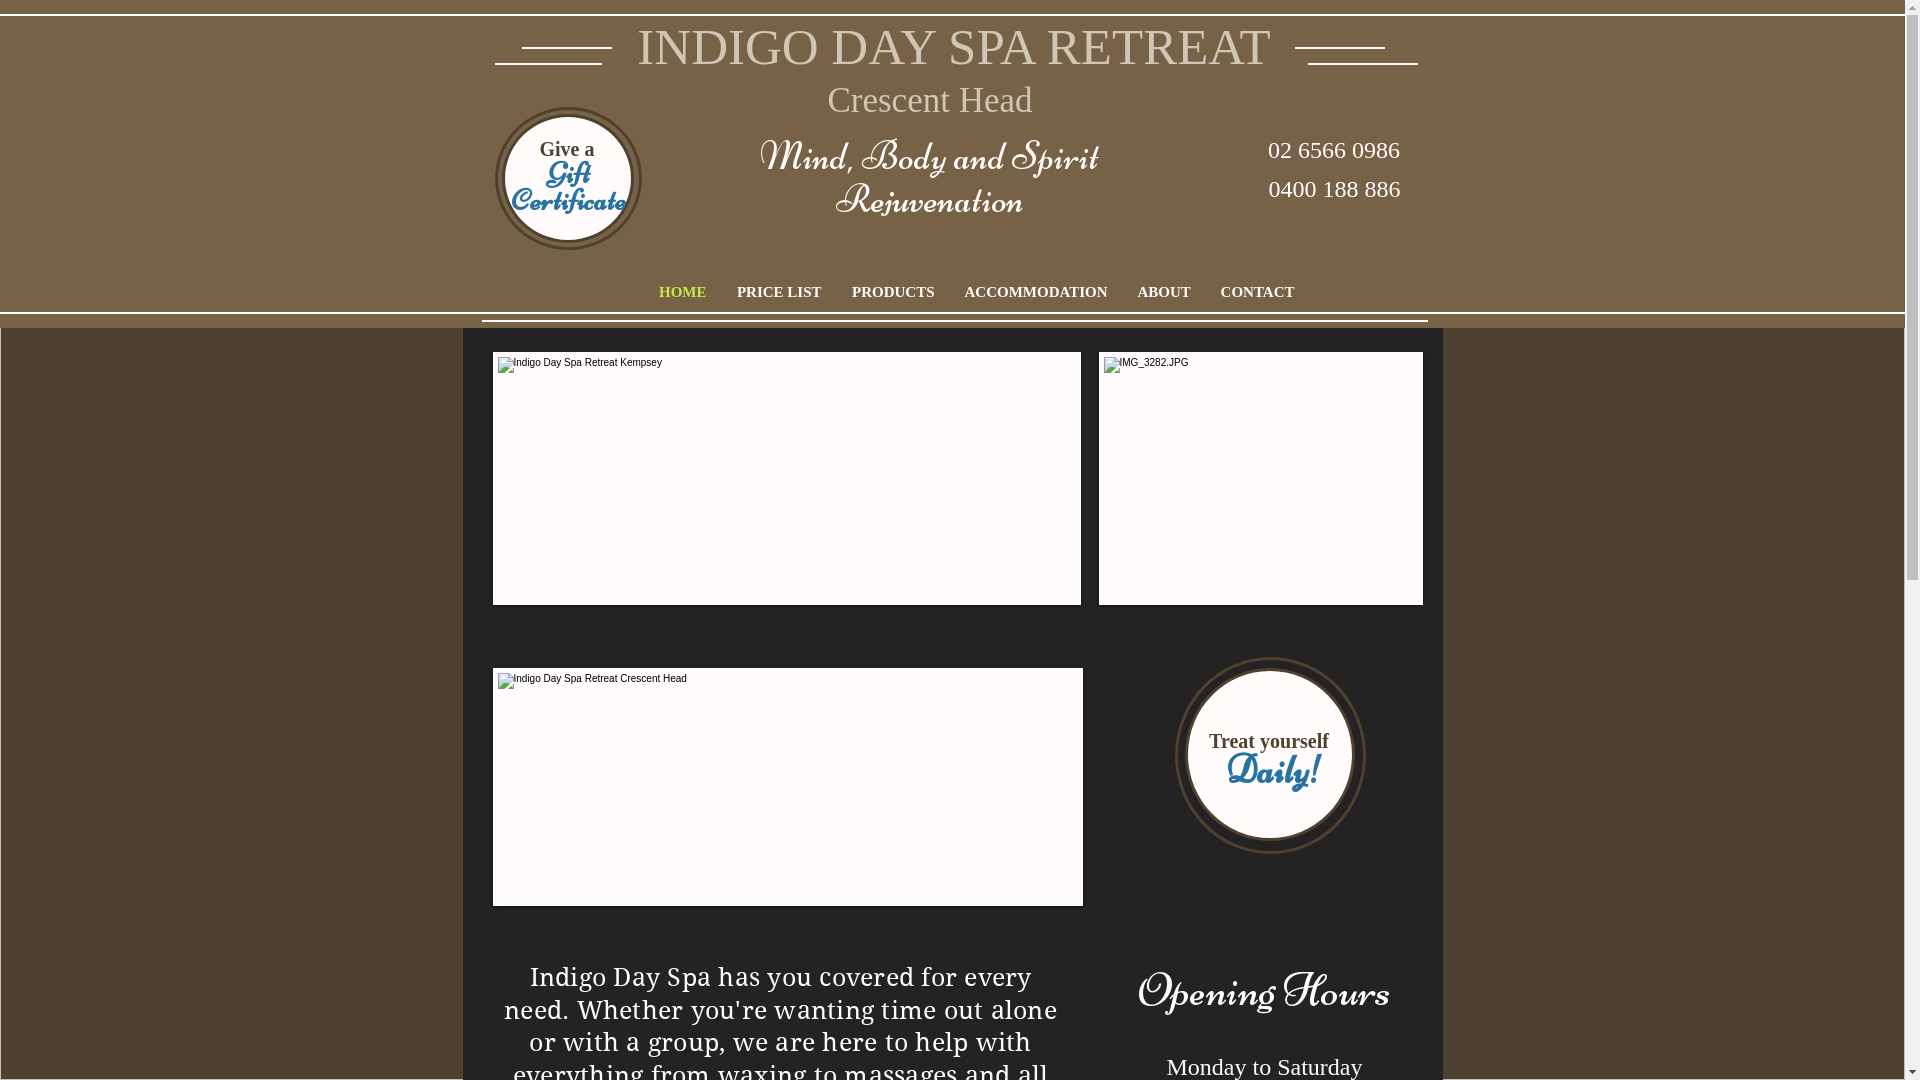 This screenshot has height=1080, width=1920. What do you see at coordinates (567, 186) in the screenshot?
I see `'Gift Certificate'` at bounding box center [567, 186].